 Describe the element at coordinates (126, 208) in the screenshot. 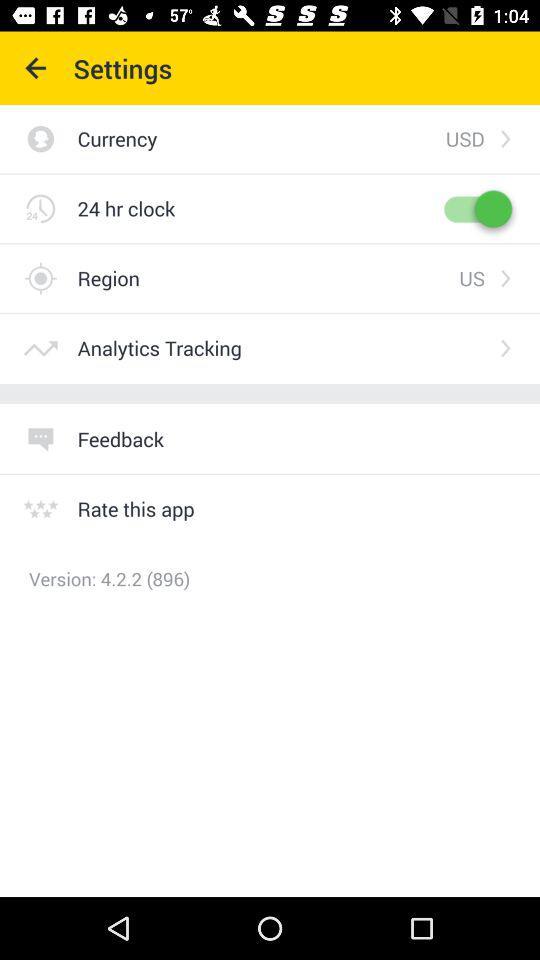

I see `the icon below currency item` at that location.